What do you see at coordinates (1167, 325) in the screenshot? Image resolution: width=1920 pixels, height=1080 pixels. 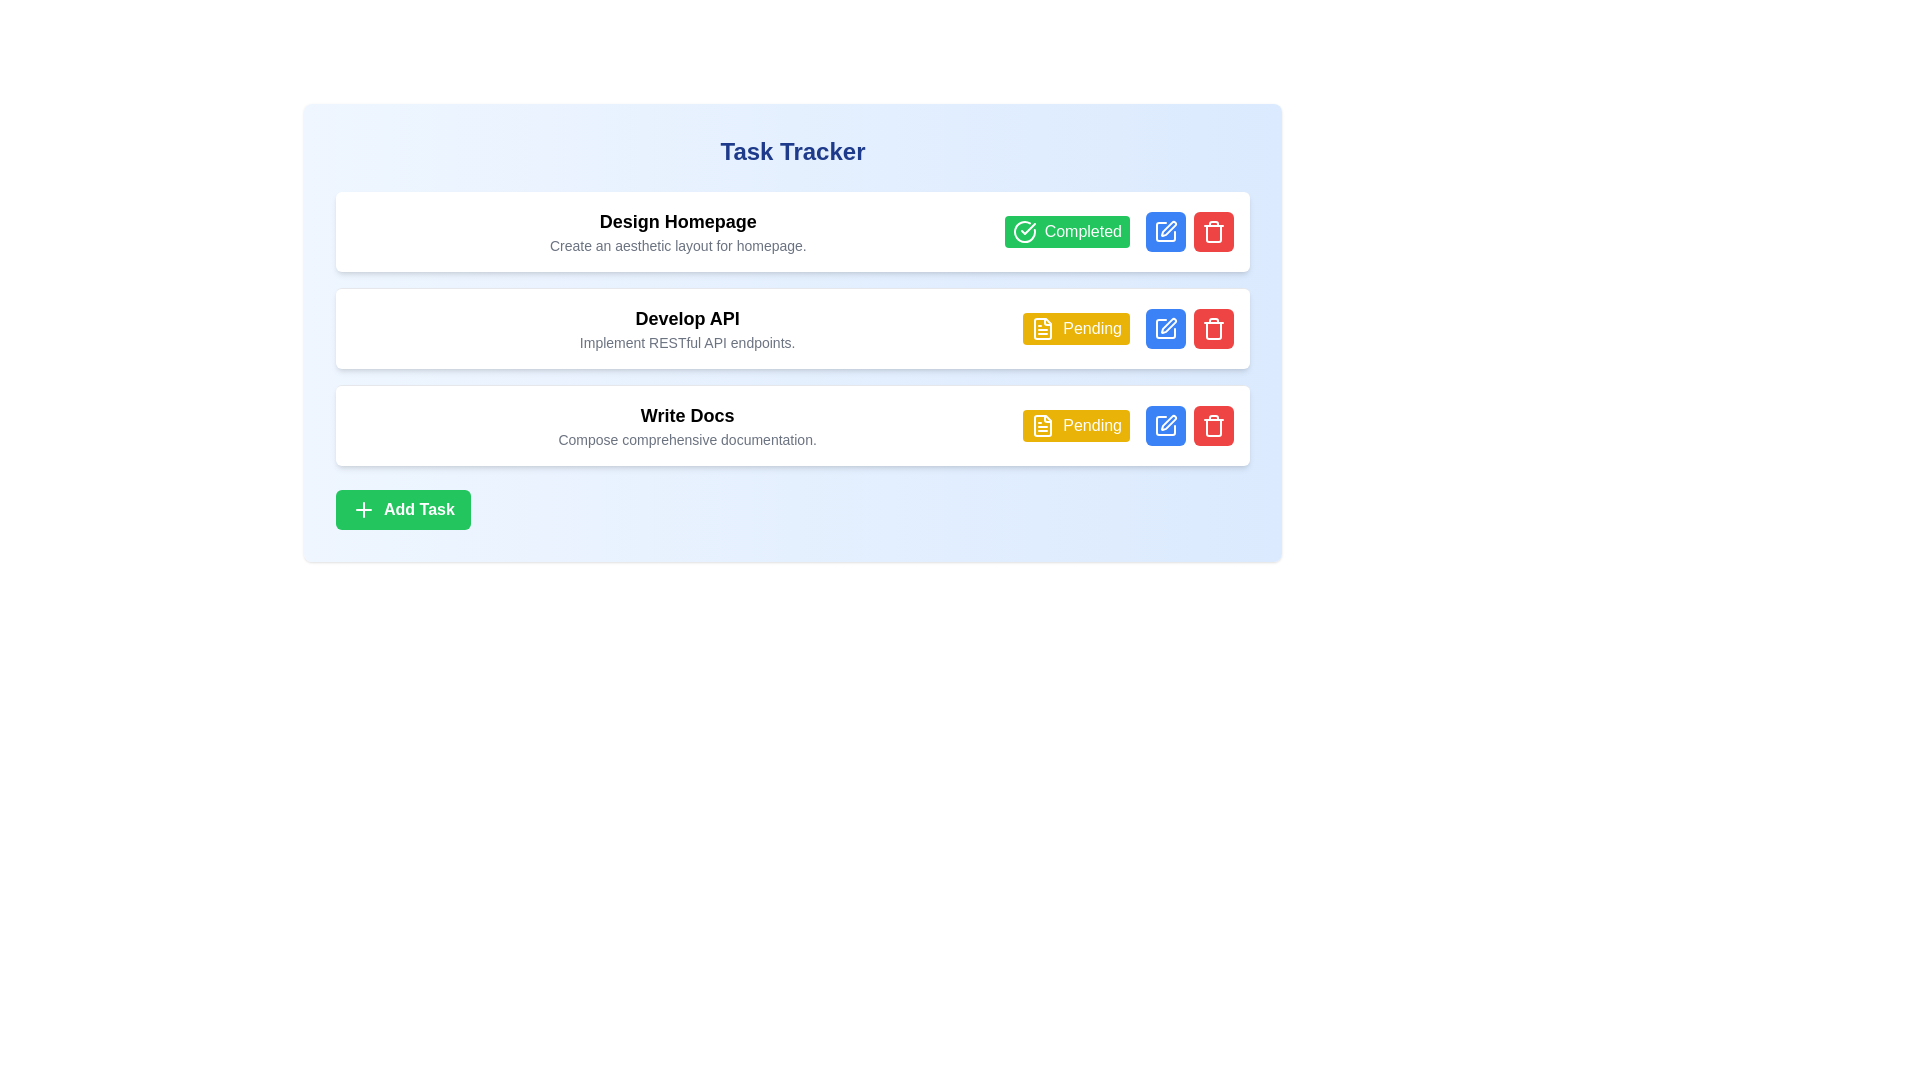 I see `the edit icon located at the right end of the 'Develop API' task entry row` at bounding box center [1167, 325].